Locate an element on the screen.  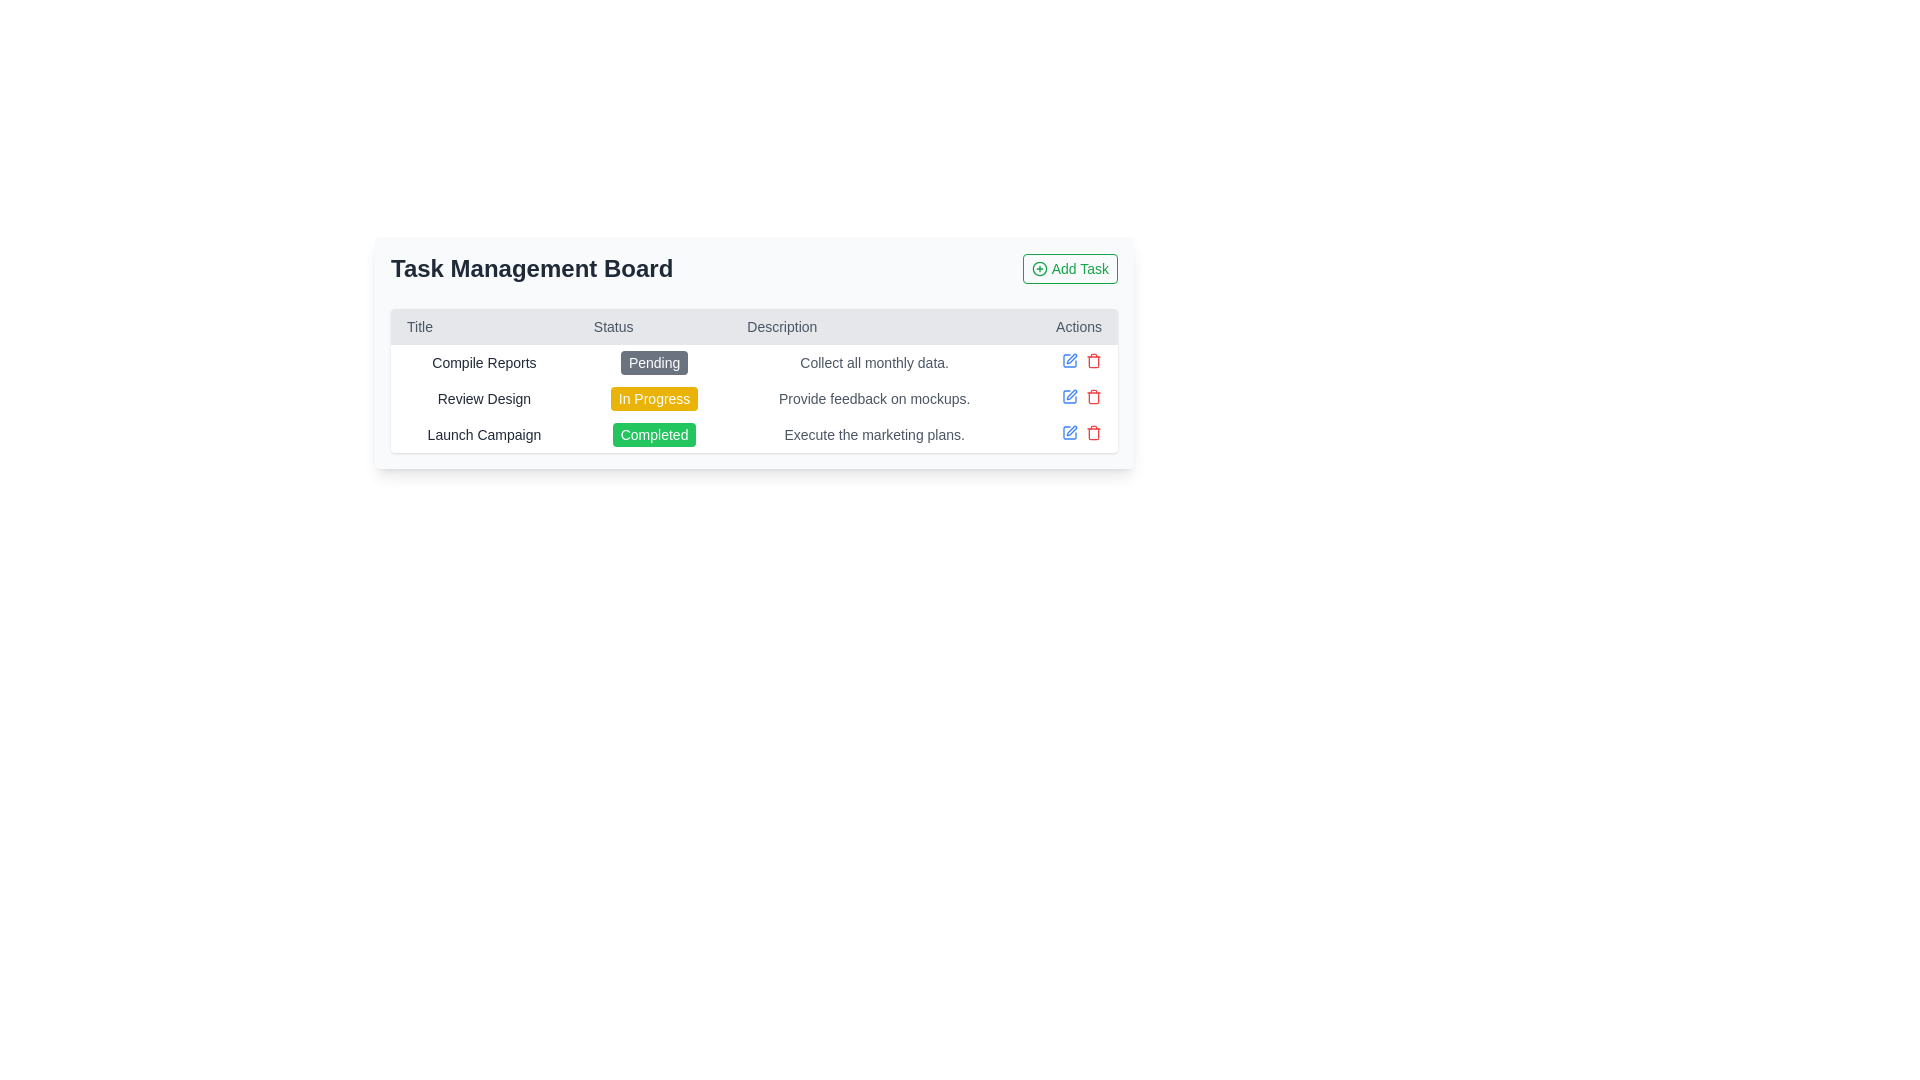
the rectangular button labeled 'Pending' in the 'Status' column of the table, which has a gray background and white text is located at coordinates (654, 362).